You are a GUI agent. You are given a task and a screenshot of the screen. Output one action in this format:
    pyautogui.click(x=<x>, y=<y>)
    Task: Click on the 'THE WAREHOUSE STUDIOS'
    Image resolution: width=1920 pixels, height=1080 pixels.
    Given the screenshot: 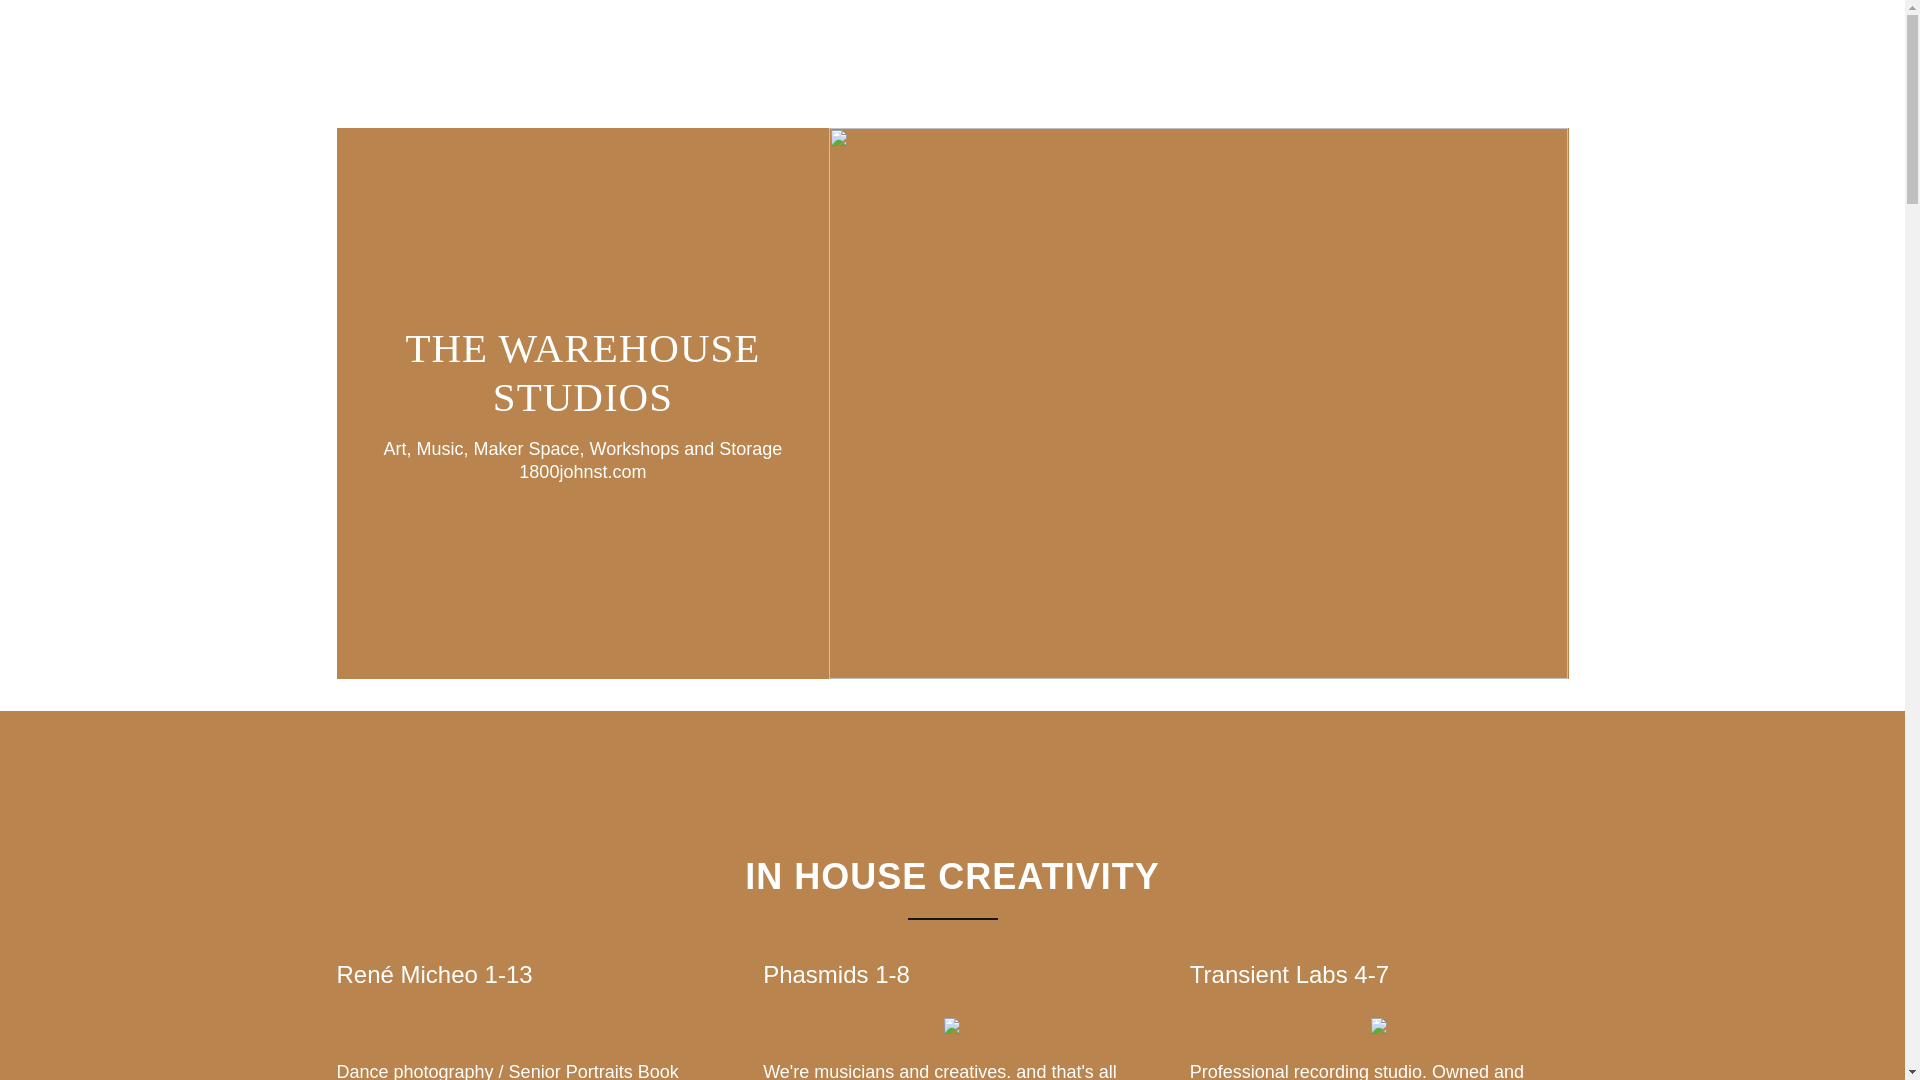 What is the action you would take?
    pyautogui.click(x=581, y=405)
    